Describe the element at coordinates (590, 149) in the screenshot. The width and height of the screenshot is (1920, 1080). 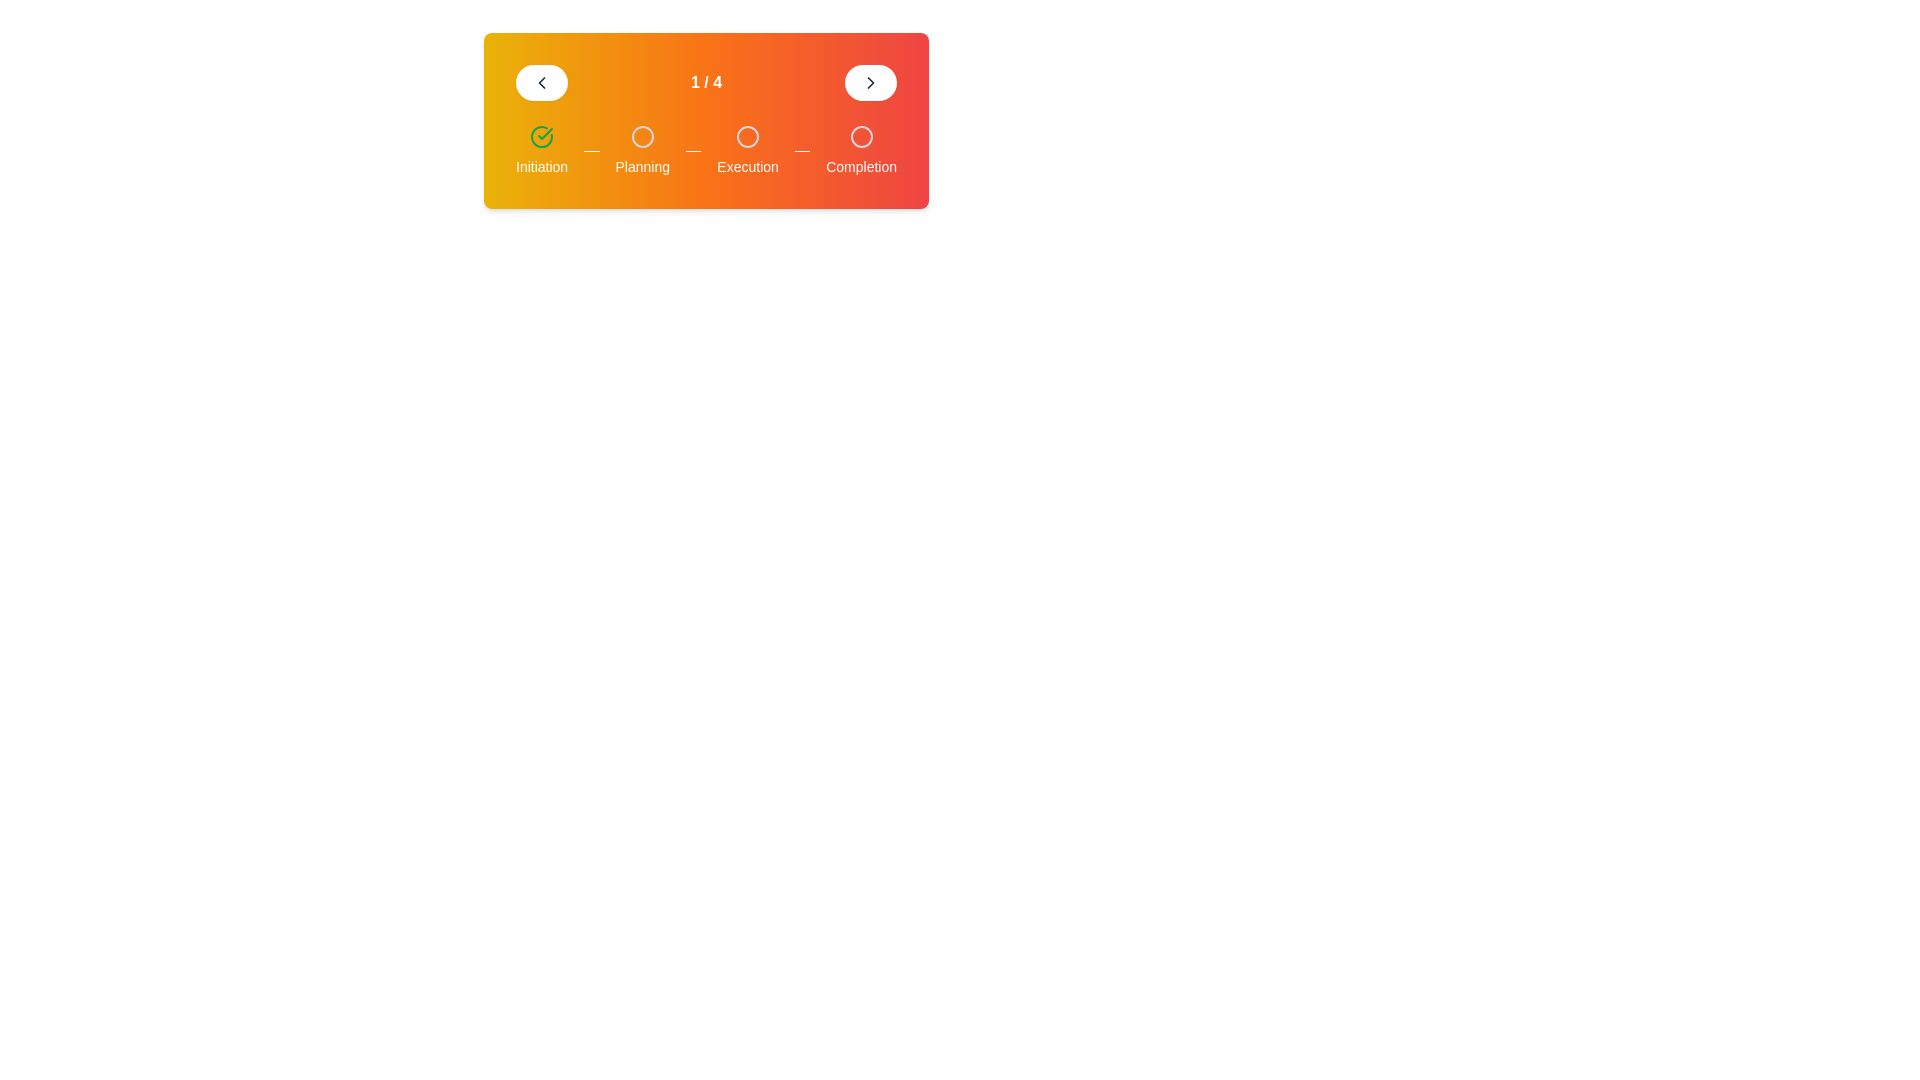
I see `the horizontal divider line that visually represents progression between the 'Initiation' and 'Planning' labels in the sequence` at that location.